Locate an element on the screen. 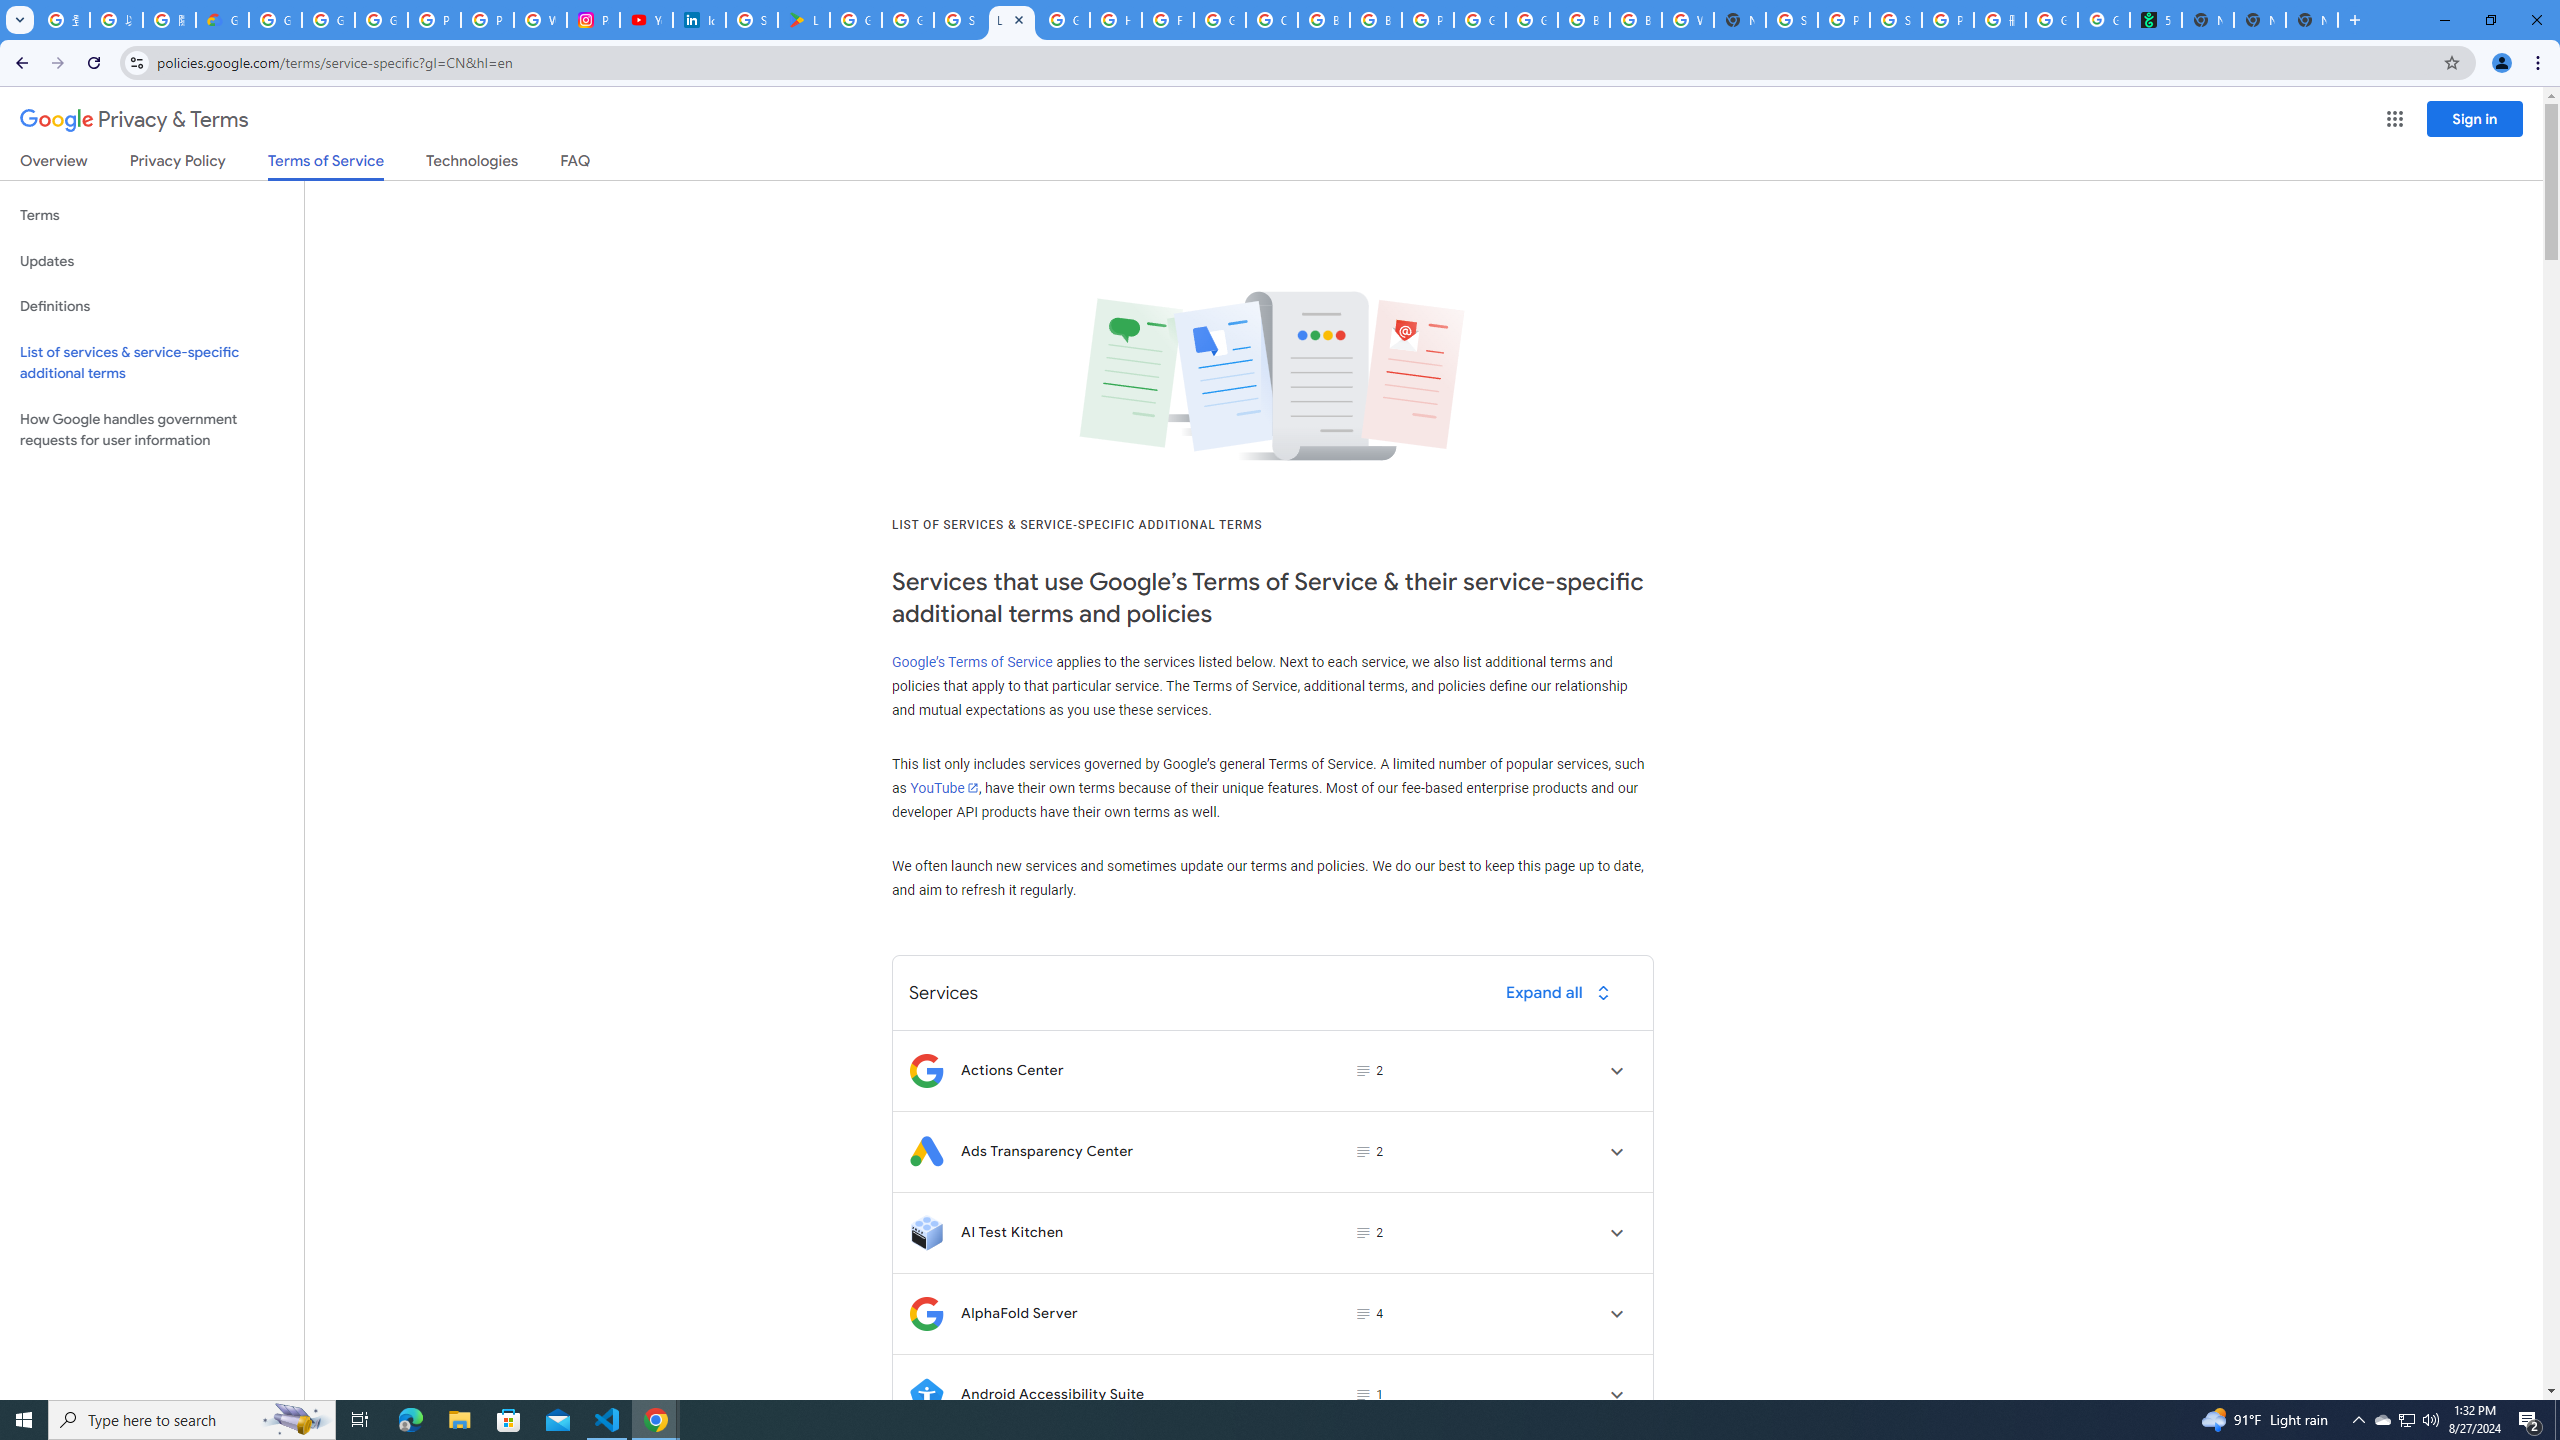 The image size is (2560, 1440). 'Restore' is located at coordinates (2490, 19).